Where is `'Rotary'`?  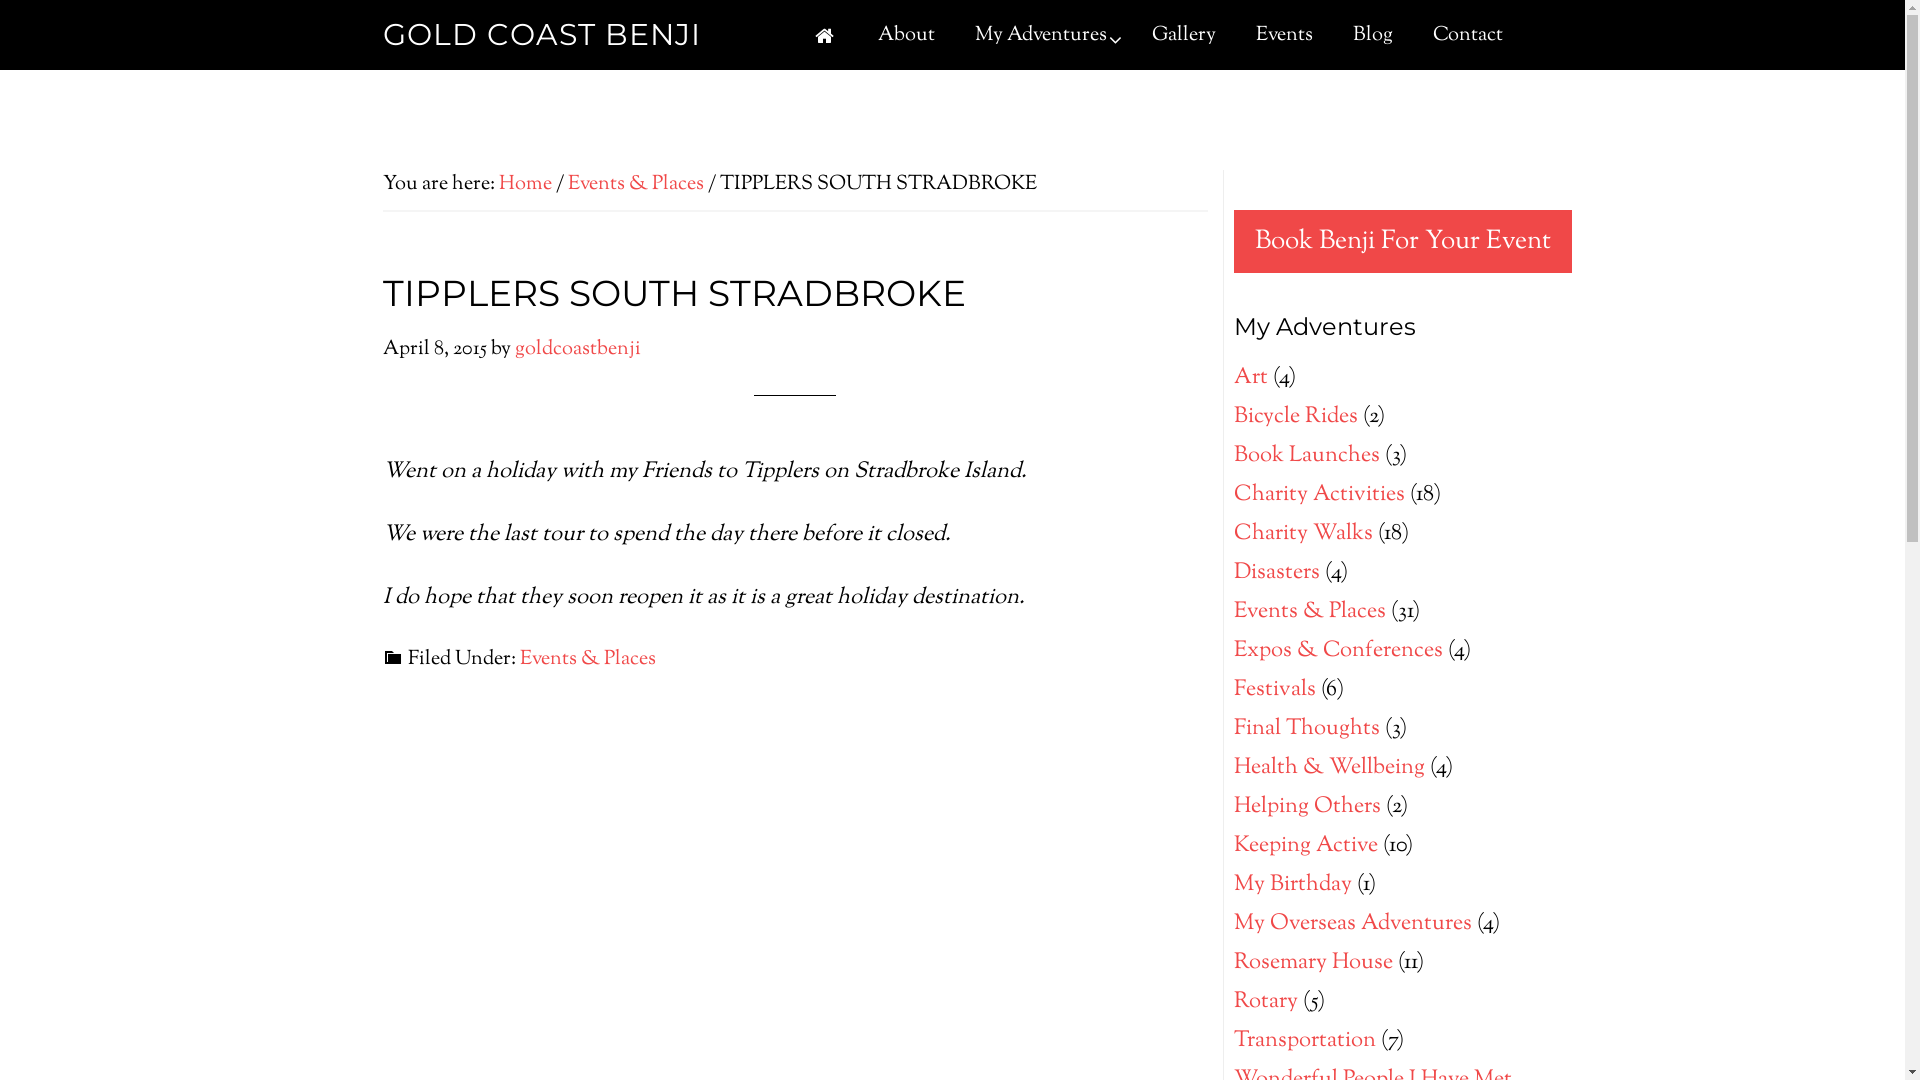
'Rotary' is located at coordinates (1265, 1002).